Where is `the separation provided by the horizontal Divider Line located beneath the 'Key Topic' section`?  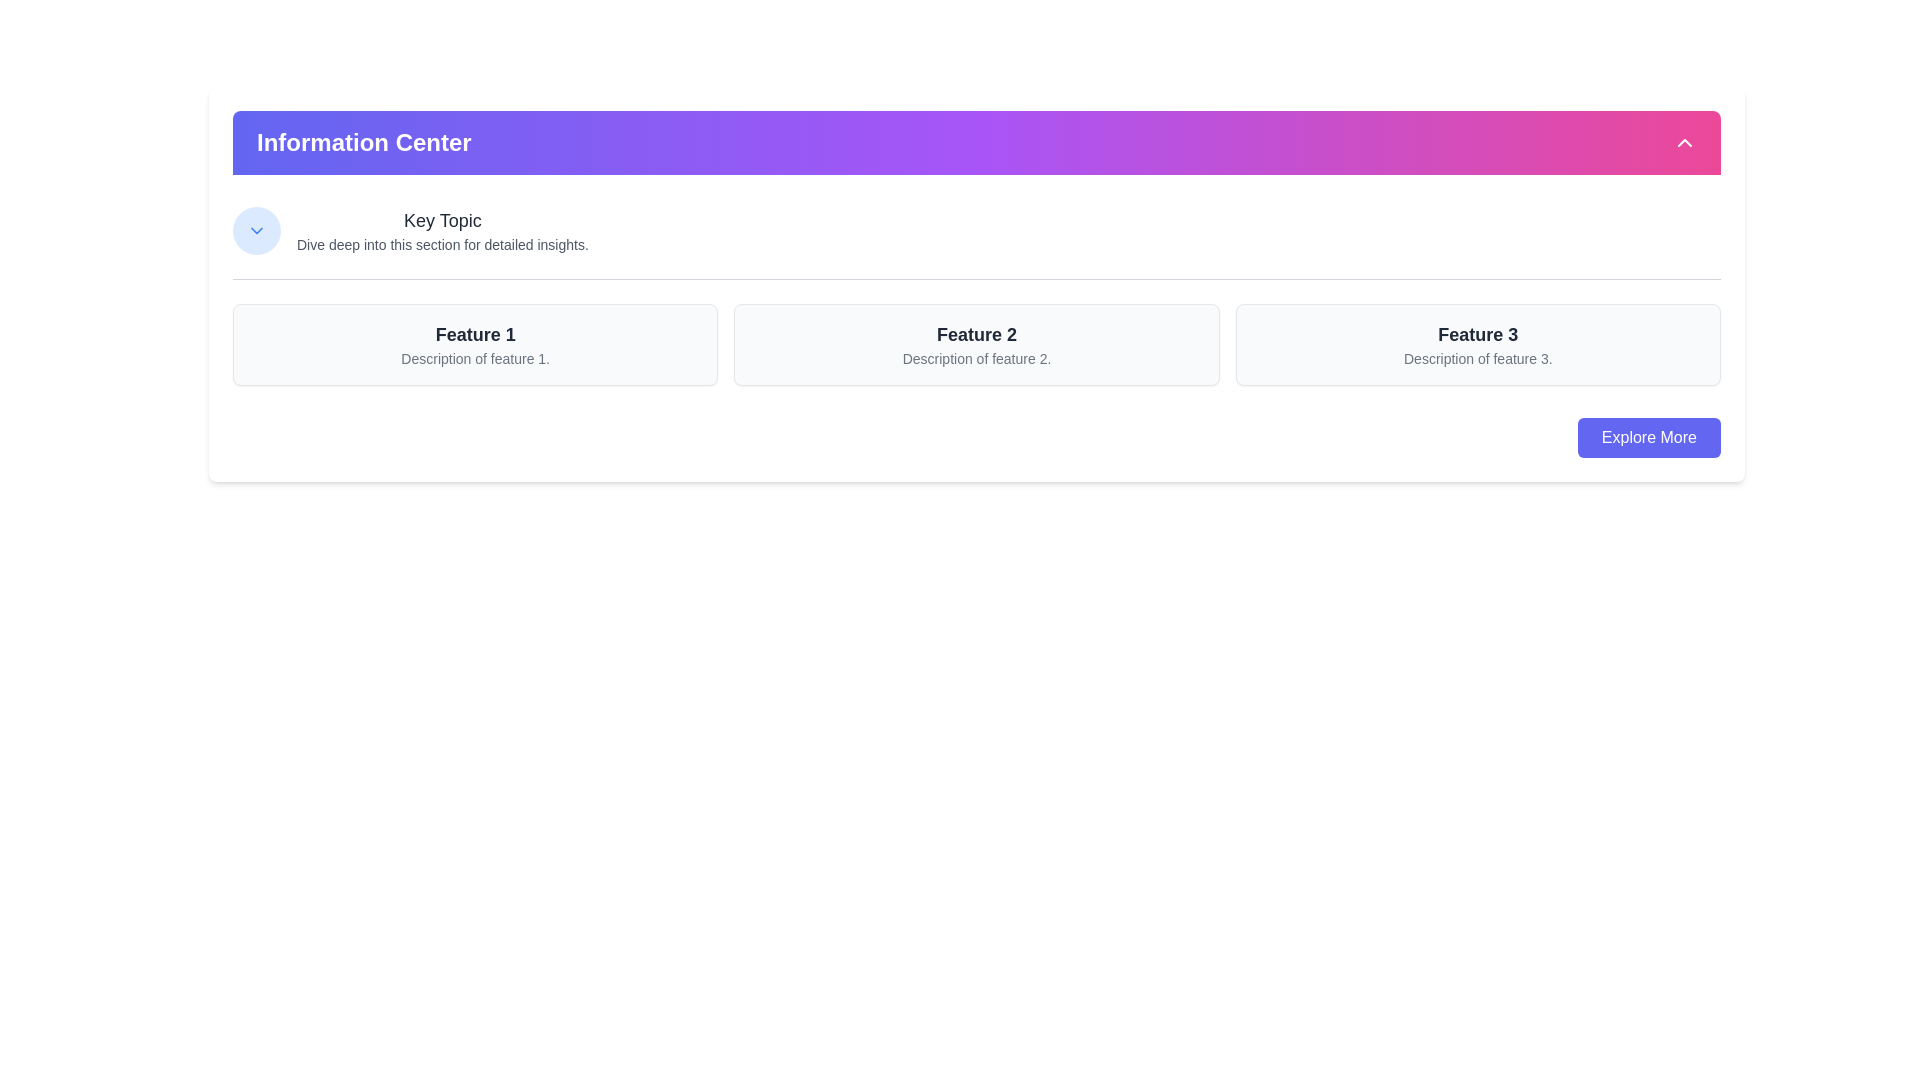
the separation provided by the horizontal Divider Line located beneath the 'Key Topic' section is located at coordinates (977, 279).